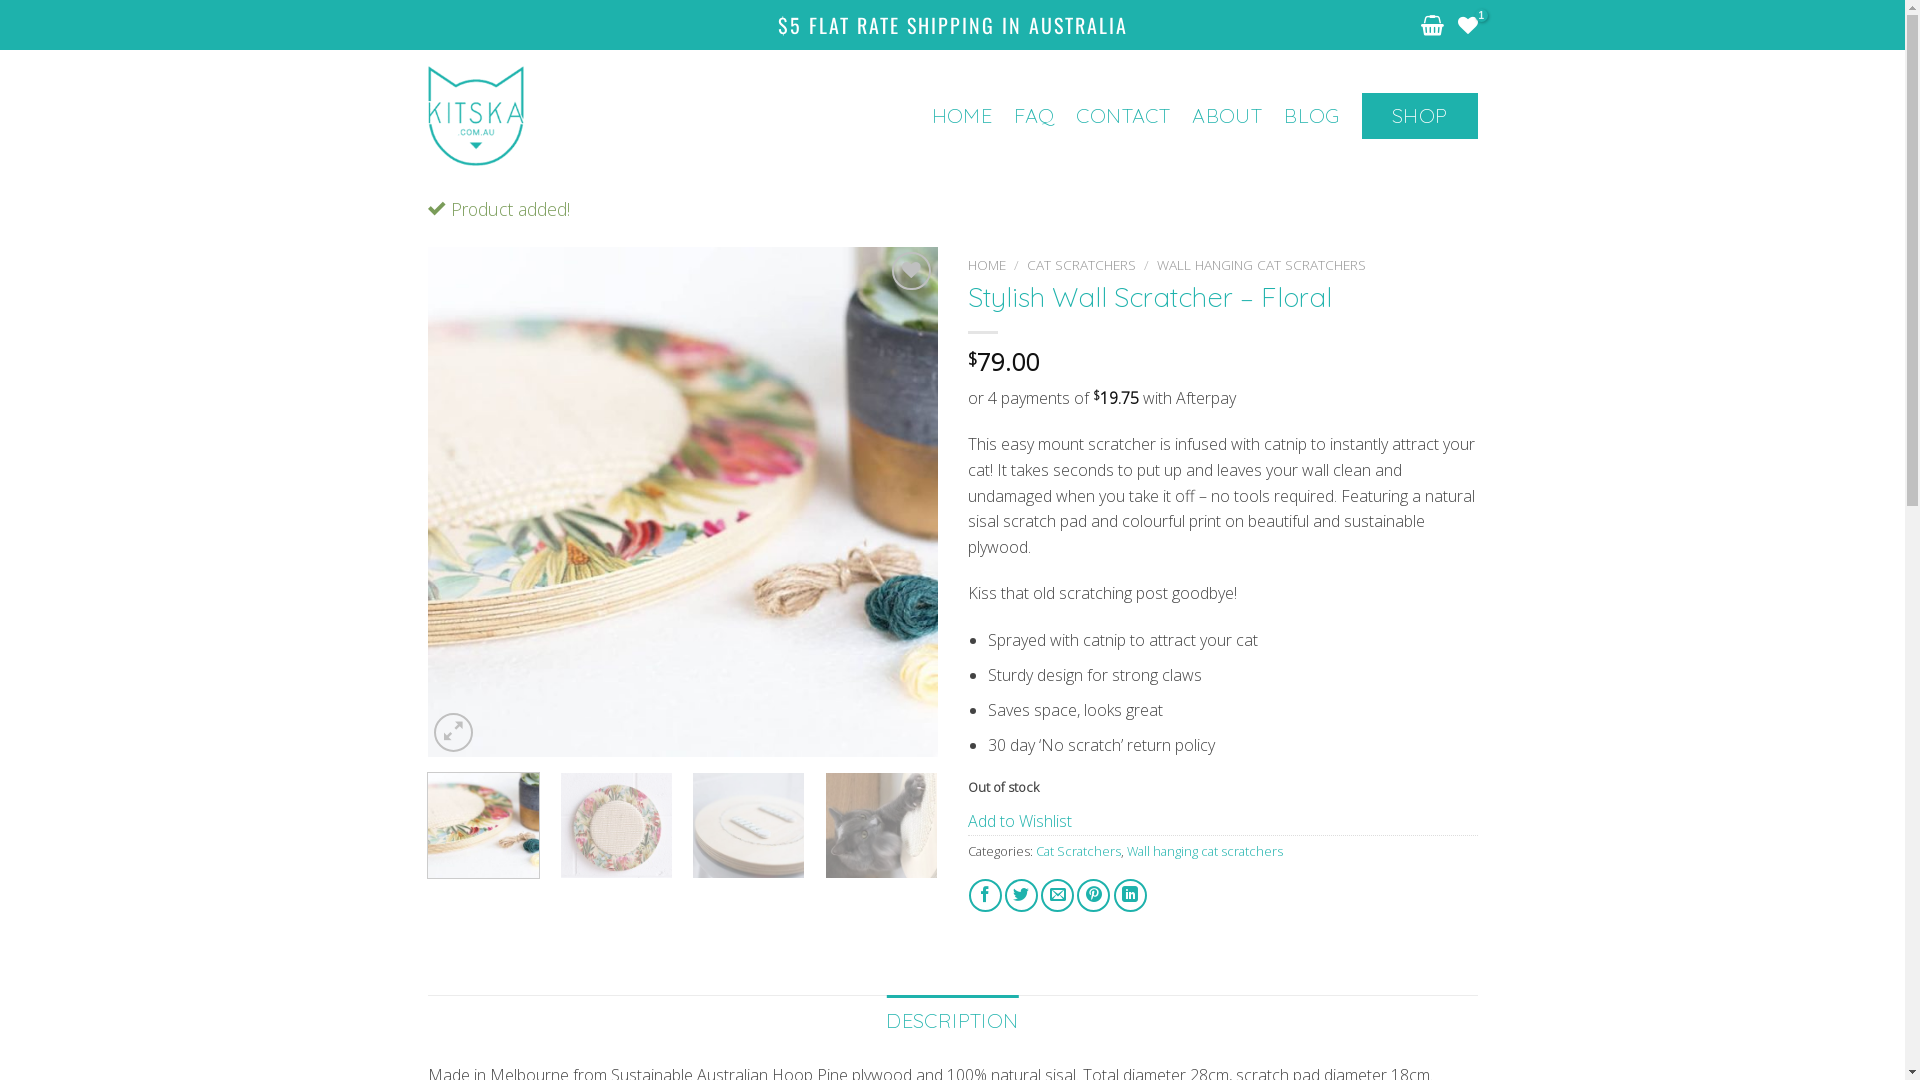 Image resolution: width=1920 pixels, height=1080 pixels. Describe the element at coordinates (1092, 894) in the screenshot. I see `'Pin on Pinterest'` at that location.